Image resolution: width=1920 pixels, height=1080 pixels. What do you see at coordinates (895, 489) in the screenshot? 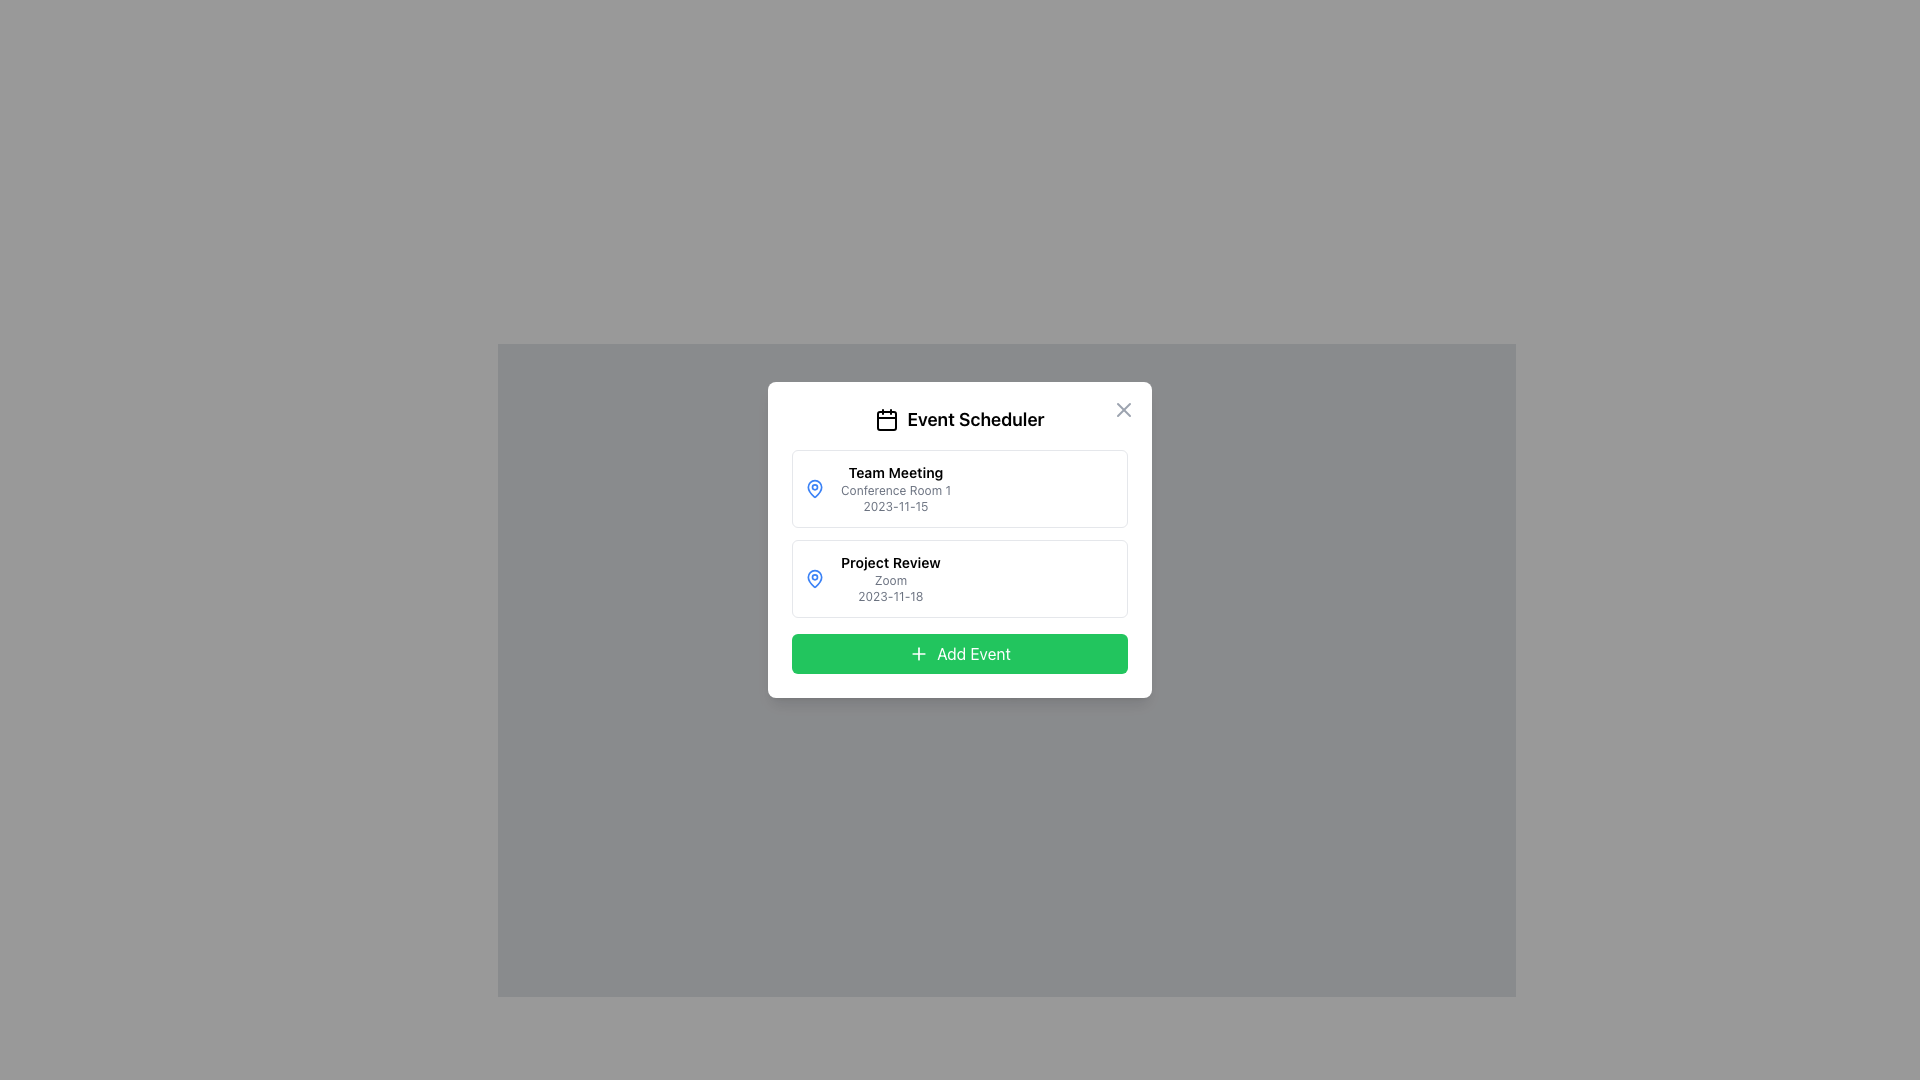
I see `the 'Team Meeting' text label element, which displays the title, subtitle, and date aligned vertically to the left within the 'Event Scheduler' interface` at bounding box center [895, 489].